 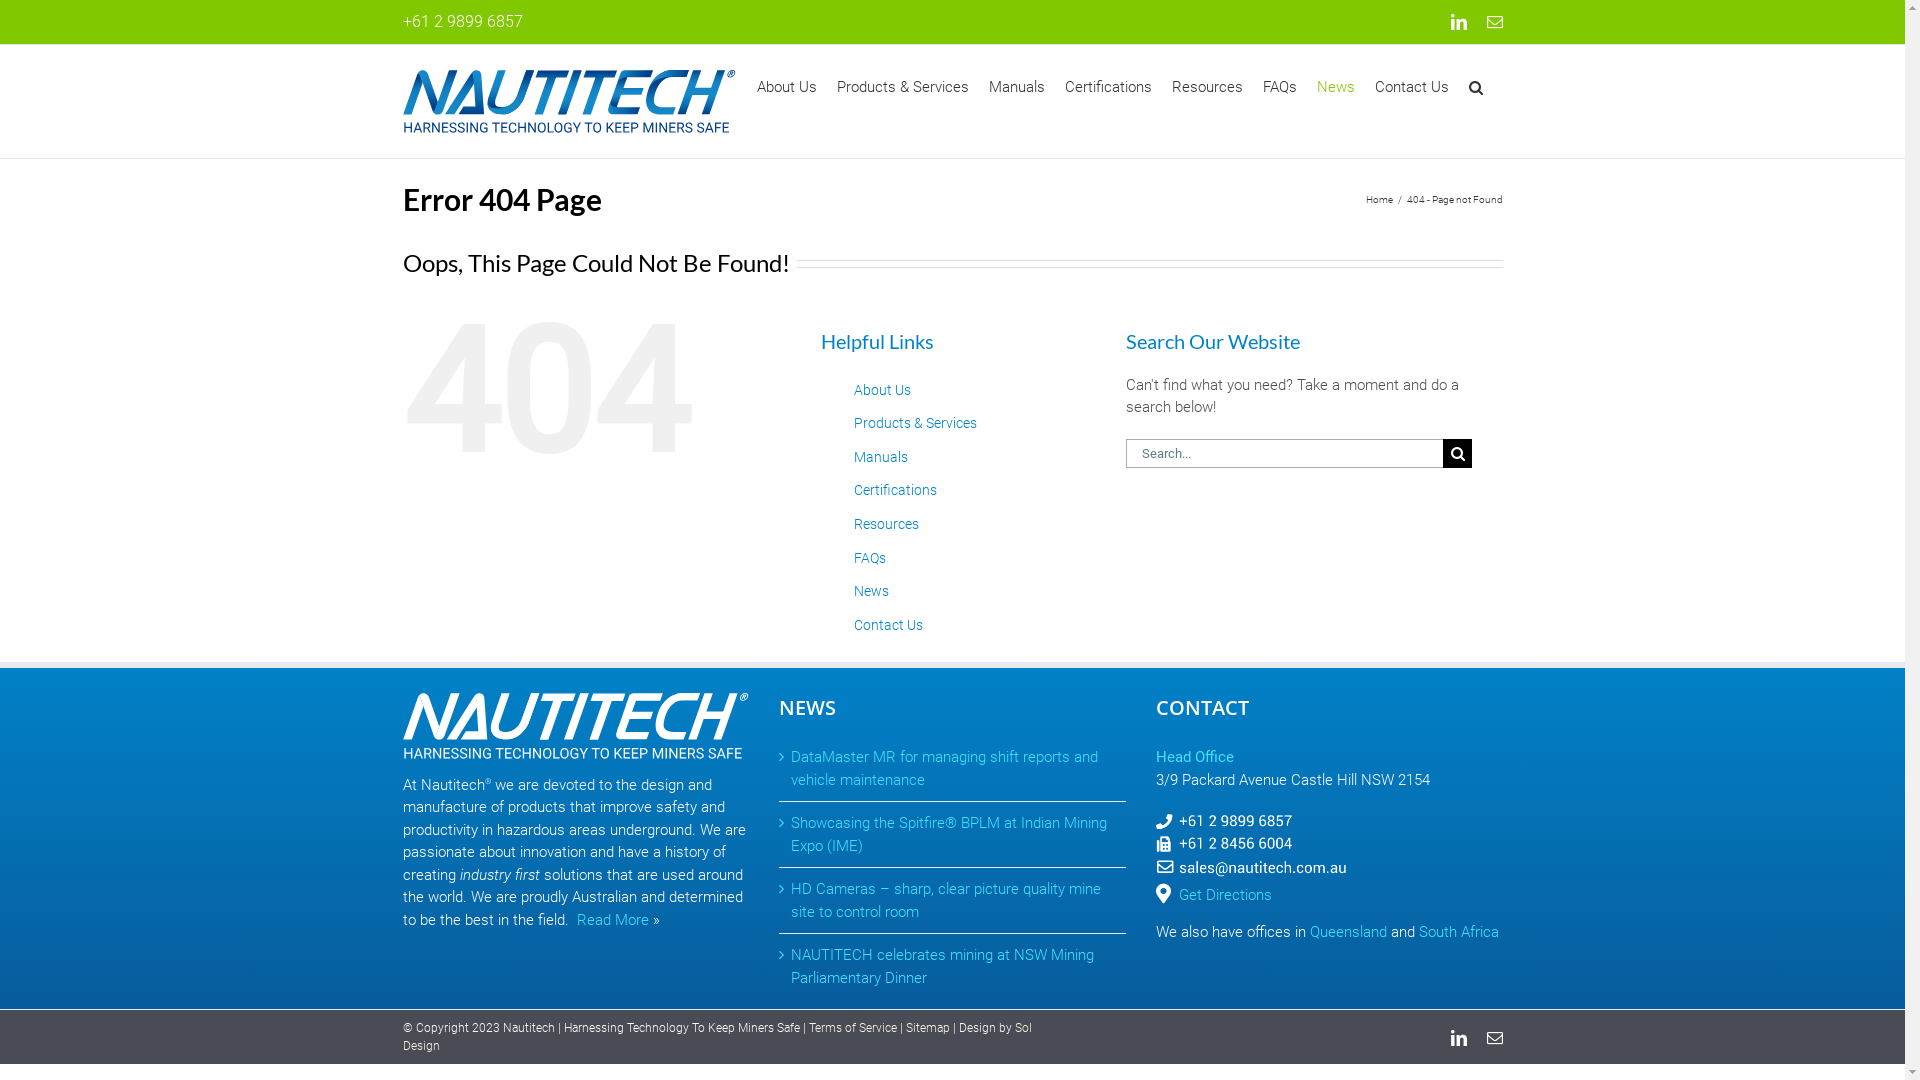 I want to click on 'LinkedIn', so click(x=1458, y=1036).